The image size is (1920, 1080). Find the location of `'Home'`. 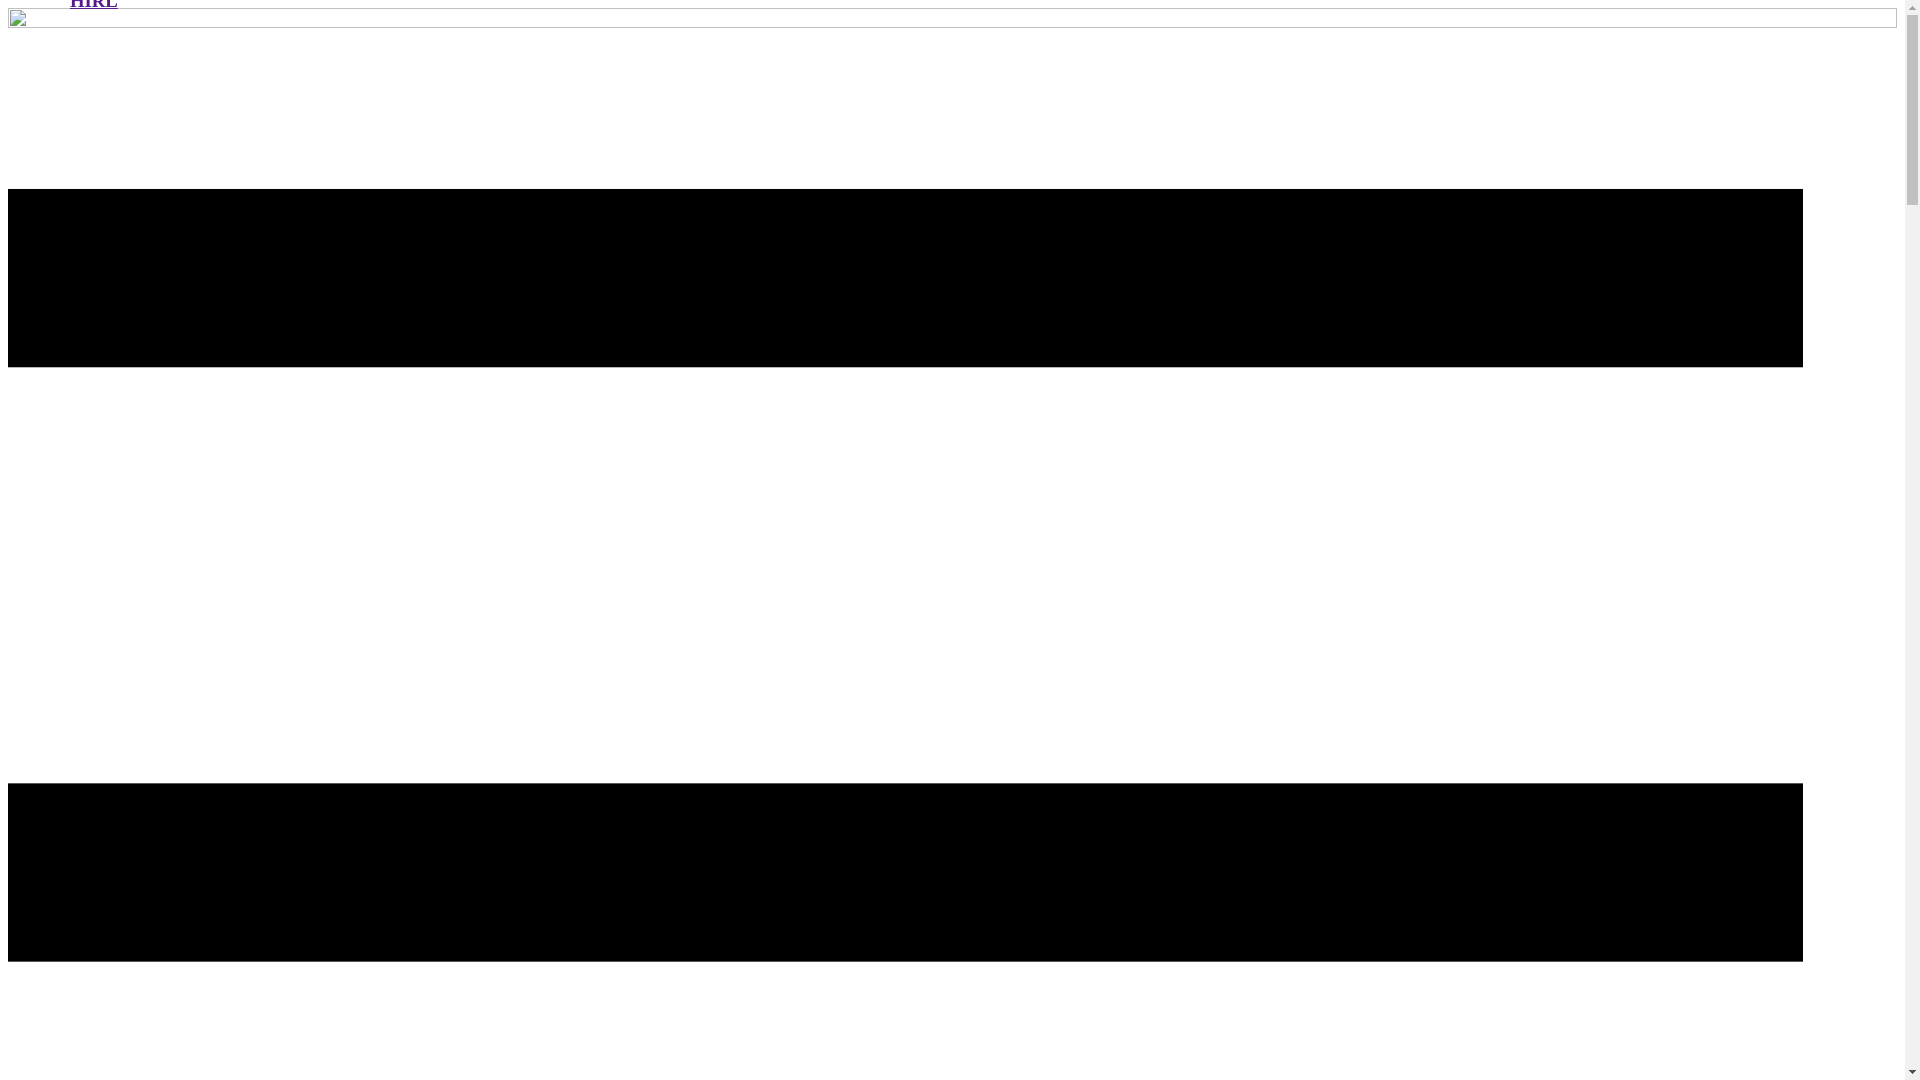

'Home' is located at coordinates (8, 22).